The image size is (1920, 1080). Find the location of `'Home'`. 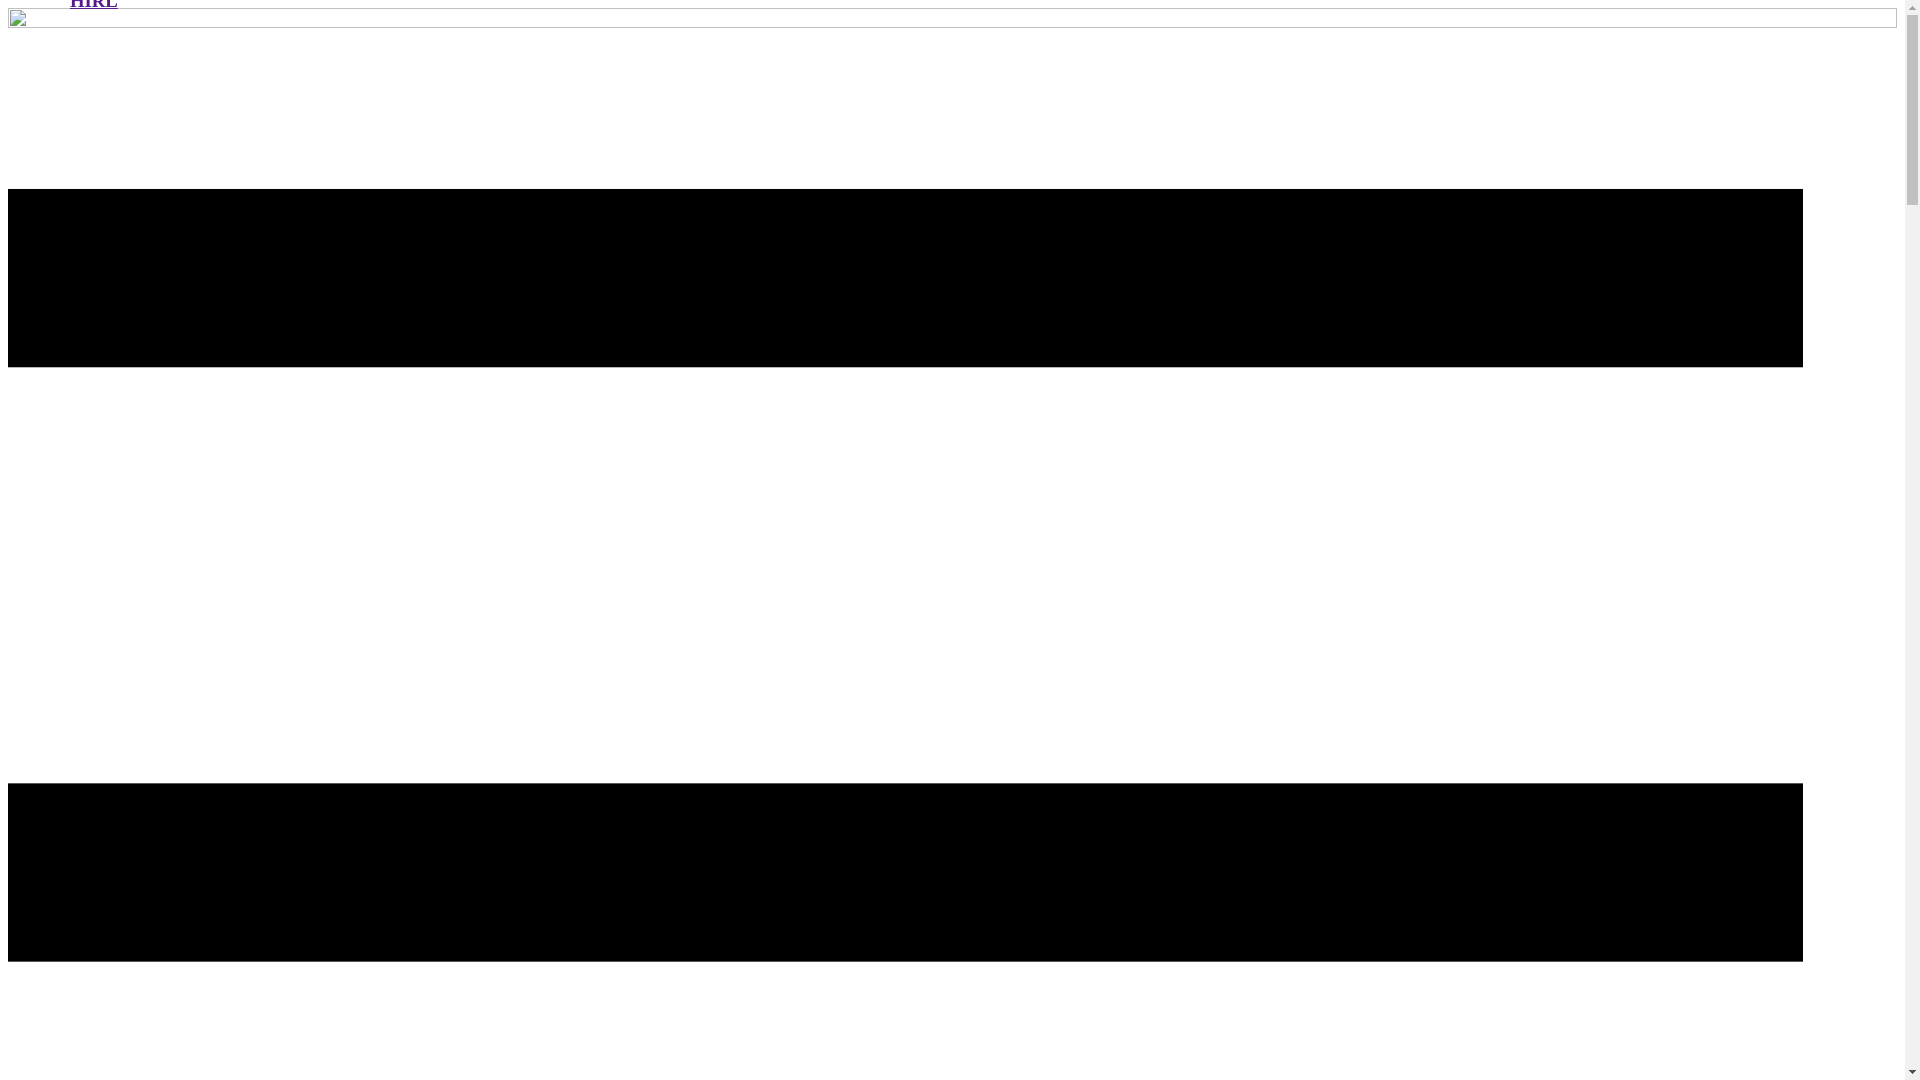

'Home' is located at coordinates (8, 22).